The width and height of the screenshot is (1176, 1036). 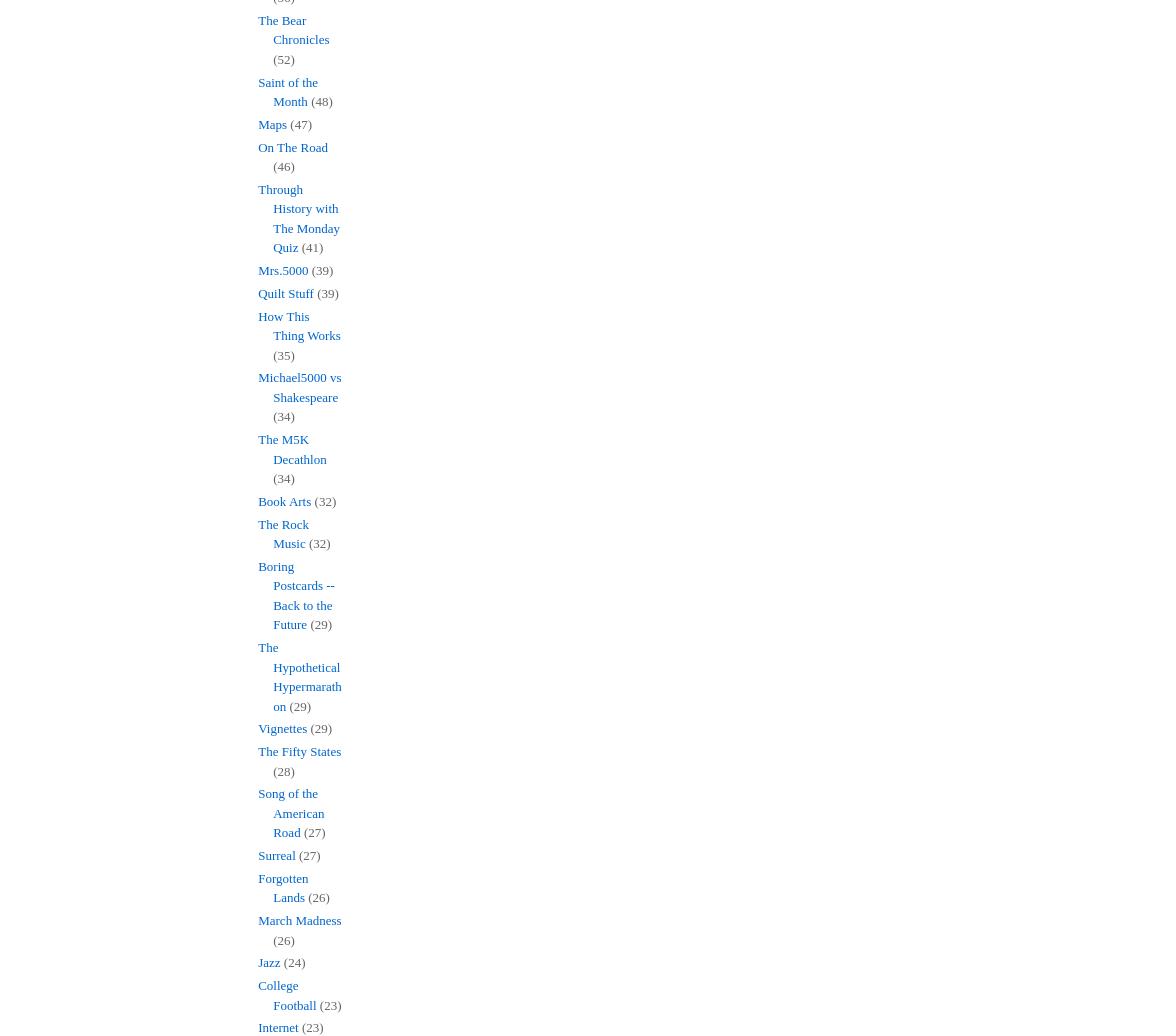 I want to click on 'The Rock Music', so click(x=283, y=533).